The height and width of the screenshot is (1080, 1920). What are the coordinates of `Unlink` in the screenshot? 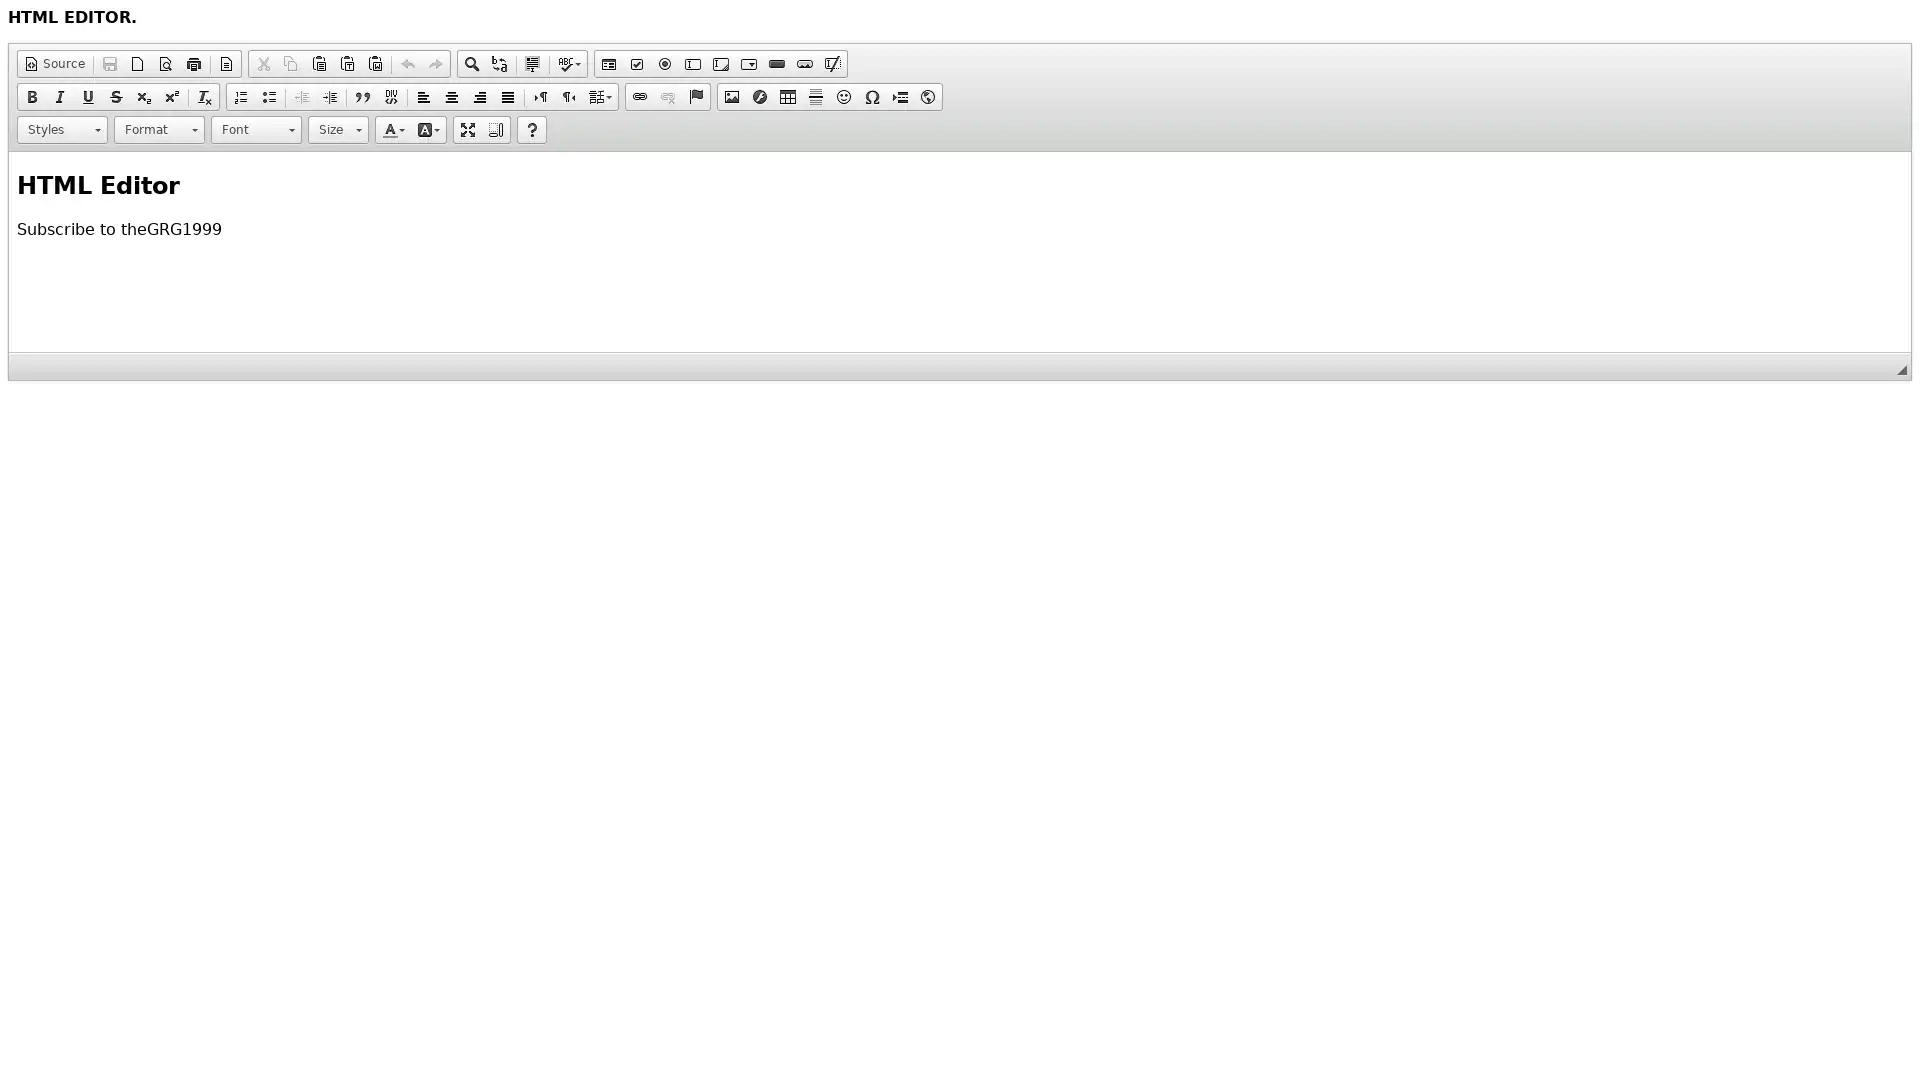 It's located at (667, 96).